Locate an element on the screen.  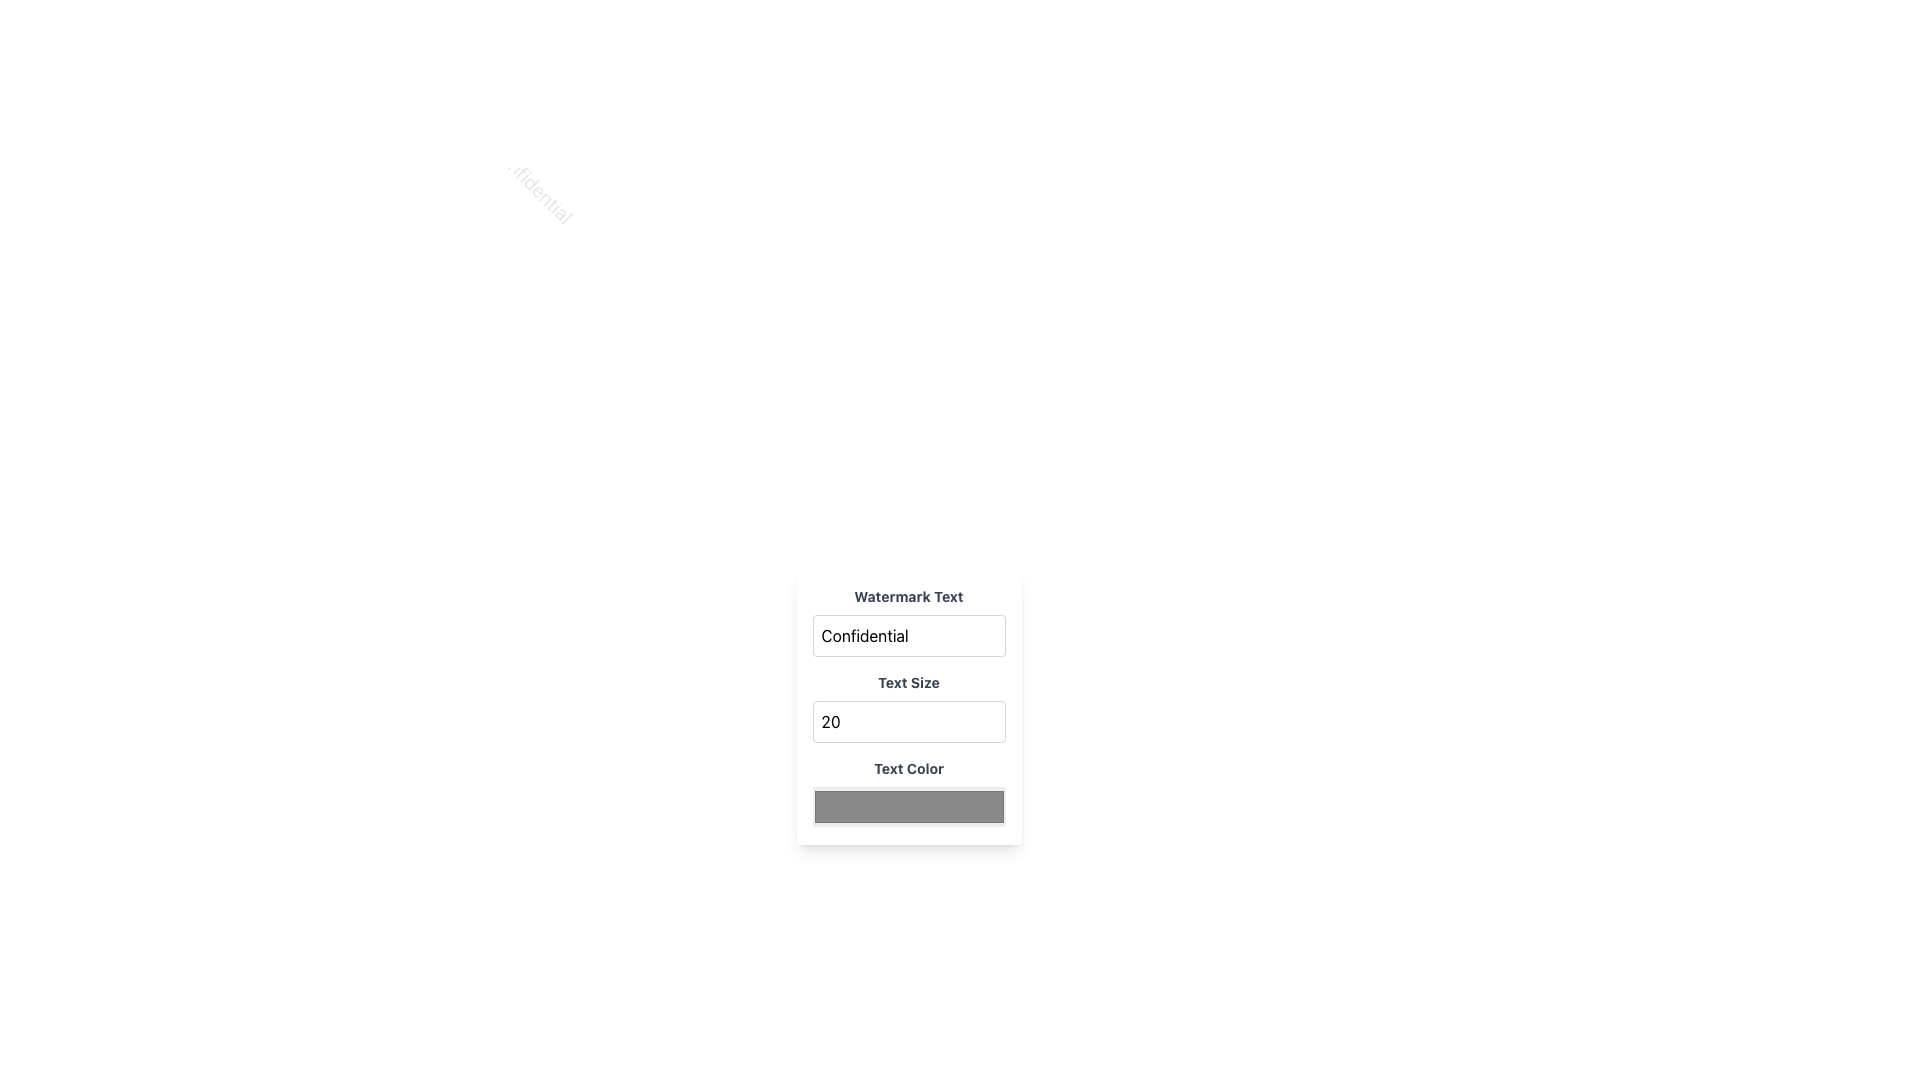
the white rectangular panel with rounded corners, which contains sections for 'Watermark Text,' 'Text Size,' and 'Text Color,' is located at coordinates (907, 707).